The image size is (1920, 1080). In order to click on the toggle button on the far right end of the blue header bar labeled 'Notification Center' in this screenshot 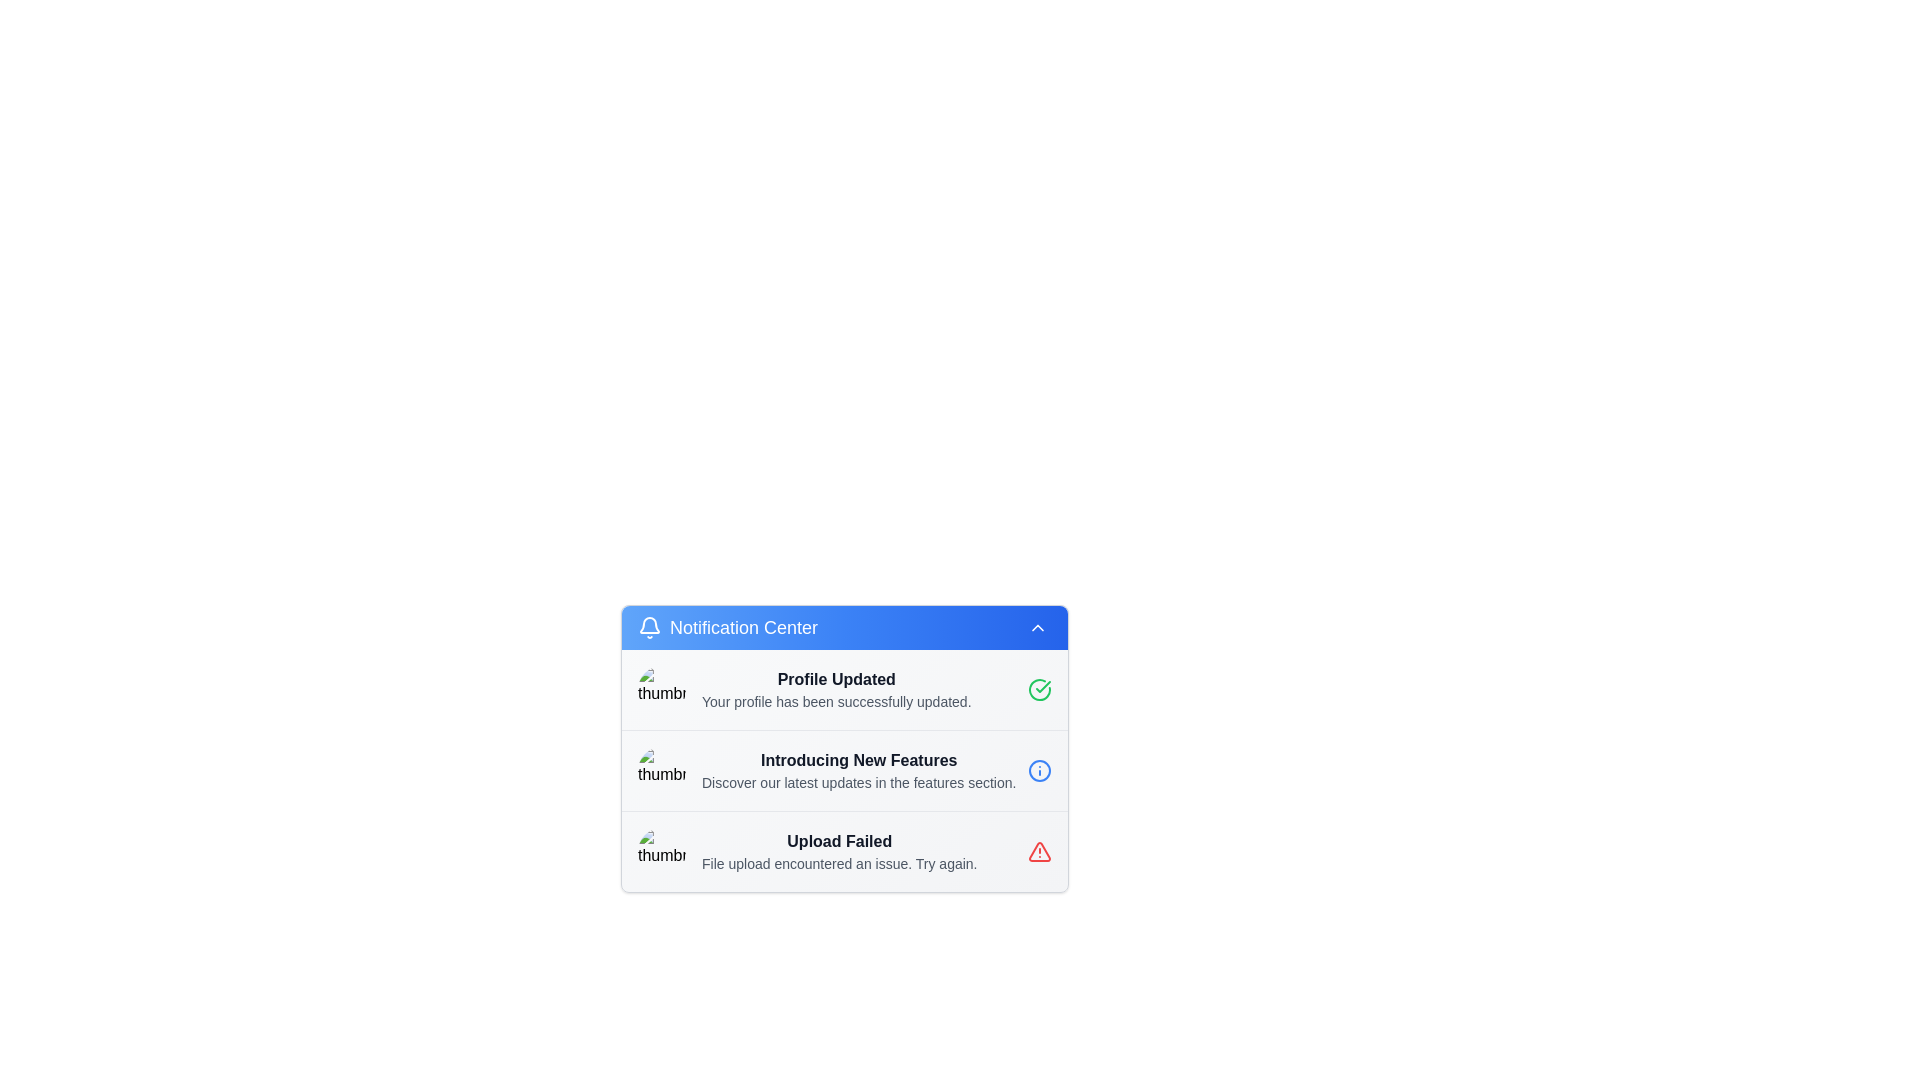, I will do `click(1037, 627)`.